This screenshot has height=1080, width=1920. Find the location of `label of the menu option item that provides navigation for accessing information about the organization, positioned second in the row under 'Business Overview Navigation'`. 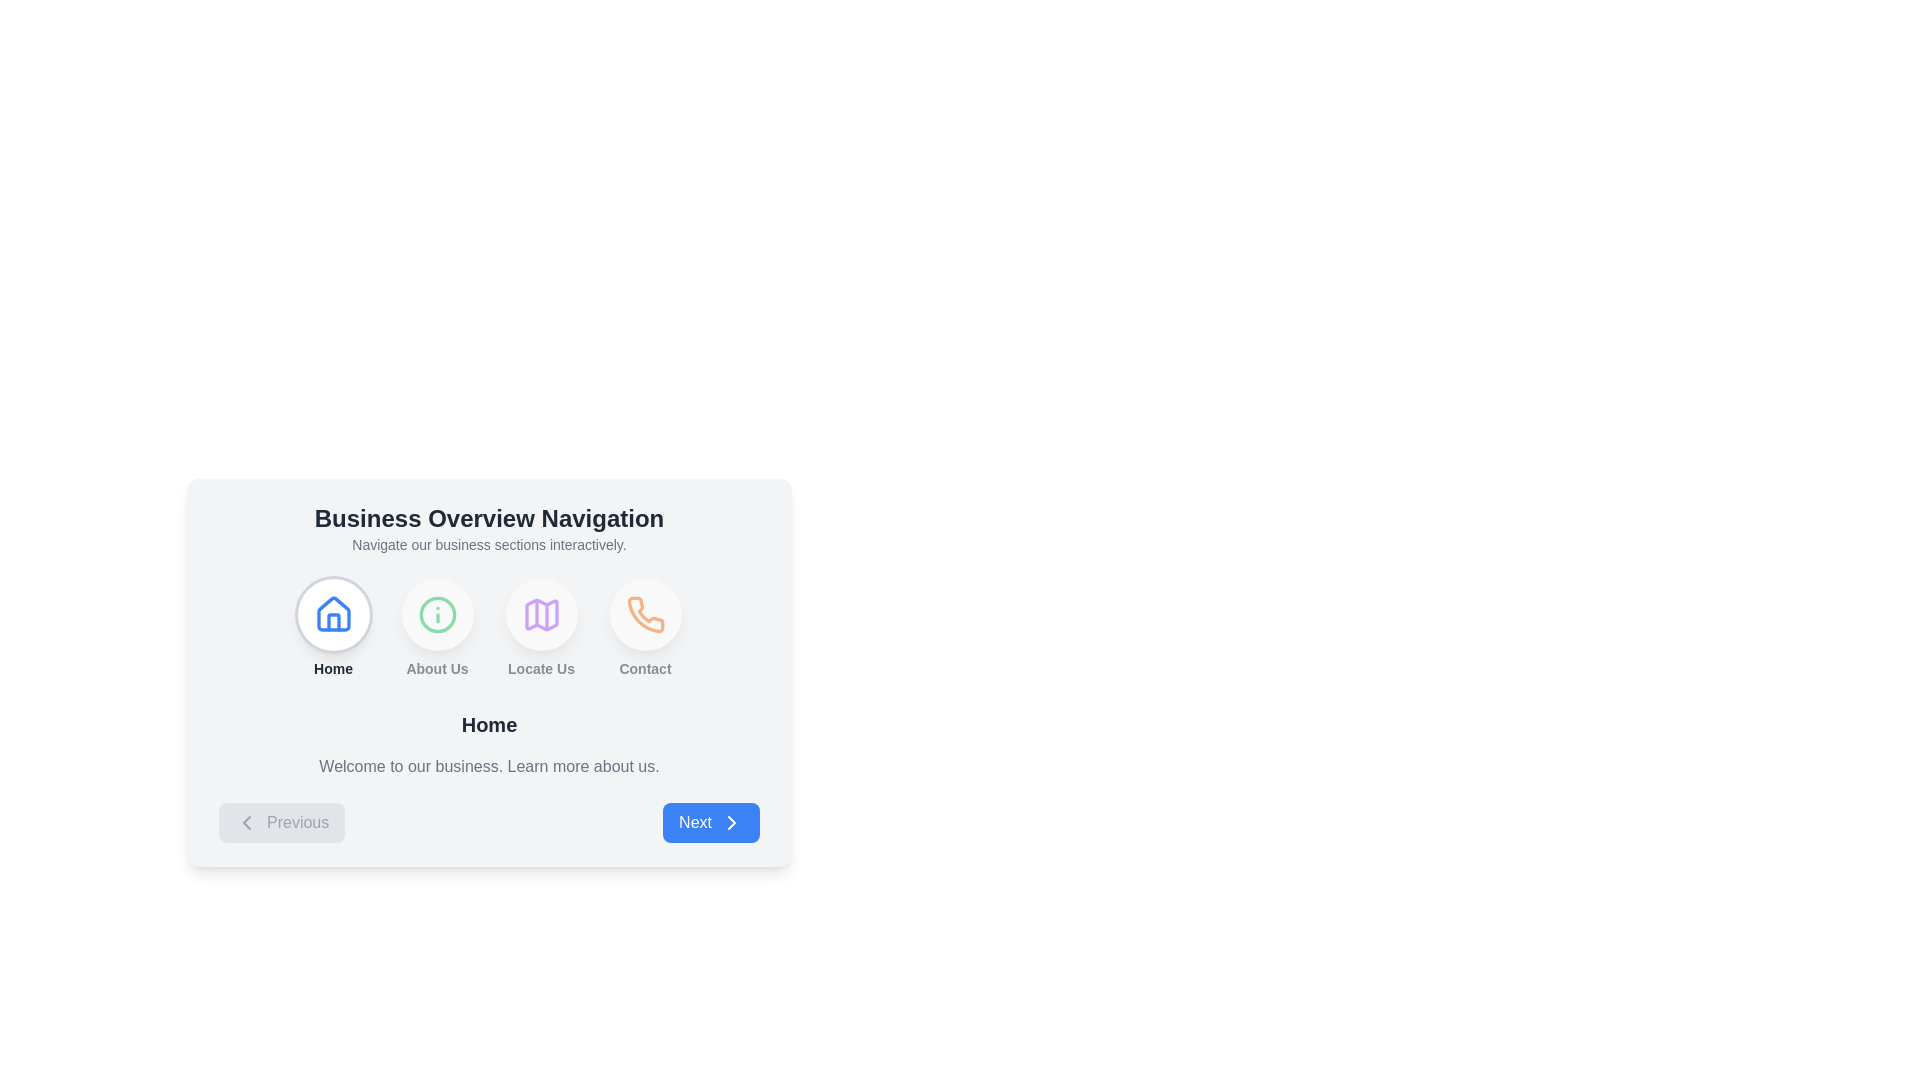

label of the menu option item that provides navigation for accessing information about the organization, positioned second in the row under 'Business Overview Navigation' is located at coordinates (436, 627).